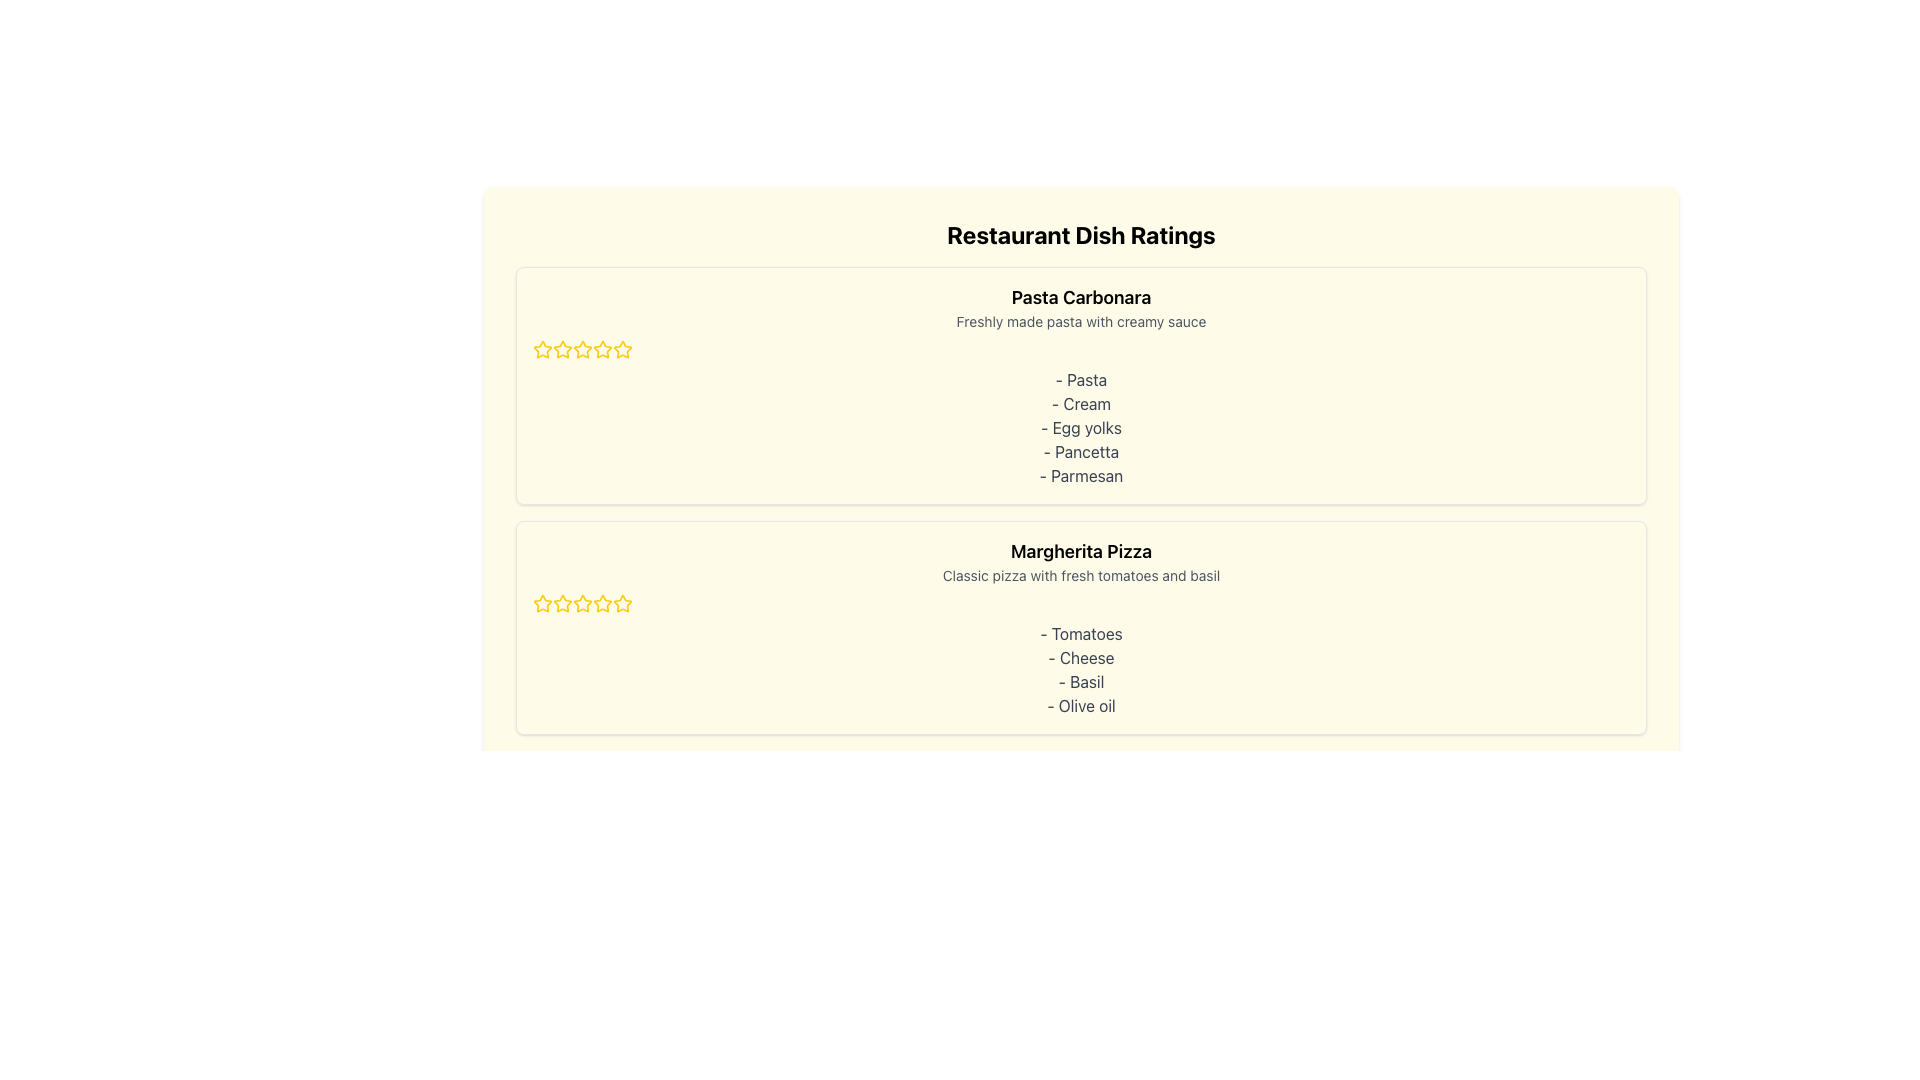 This screenshot has height=1080, width=1920. I want to click on the text label displaying '- Basil', which is the third item in the list under the 'Margherita Pizza' section, so click(1080, 681).